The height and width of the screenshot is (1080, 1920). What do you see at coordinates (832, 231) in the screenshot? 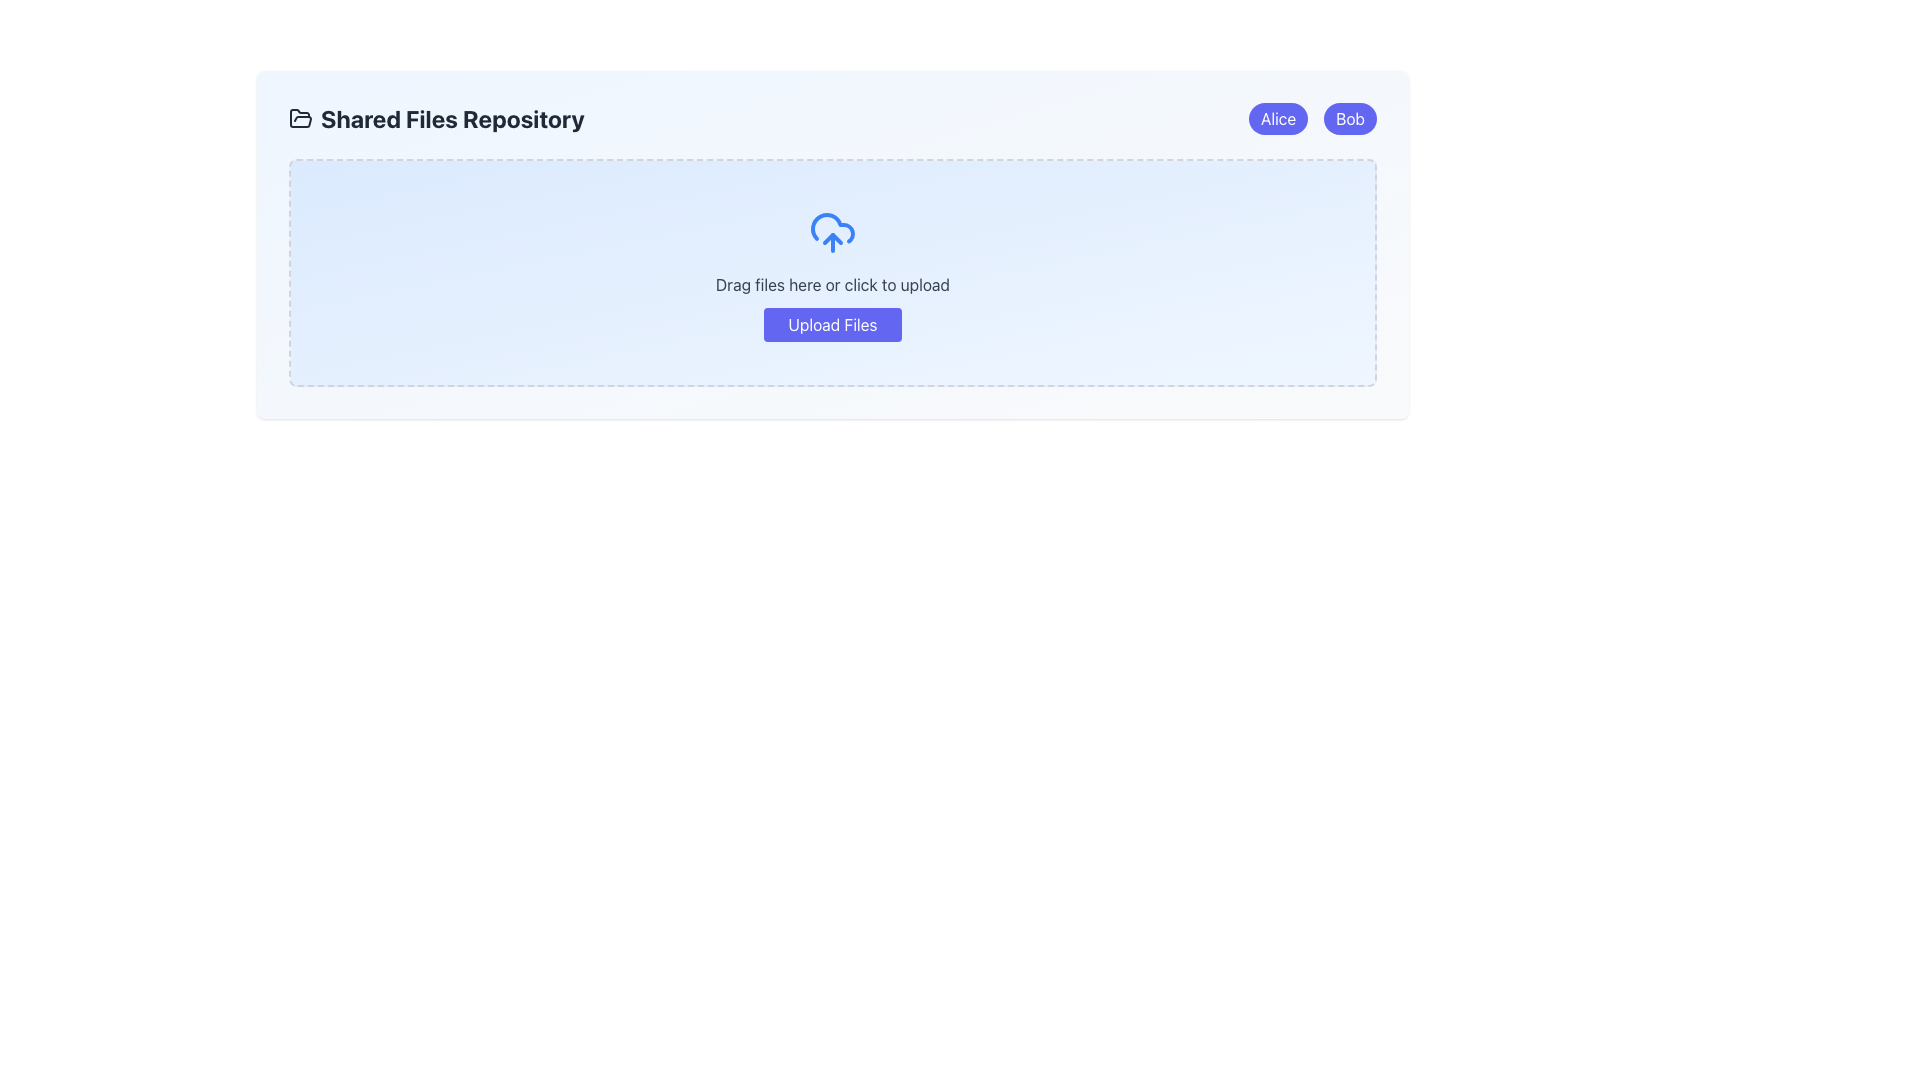
I see `the upload icon, which represents the upload functionality and is positioned above the text 'Drag files here or click to upload' and the 'Upload Files' button` at bounding box center [832, 231].